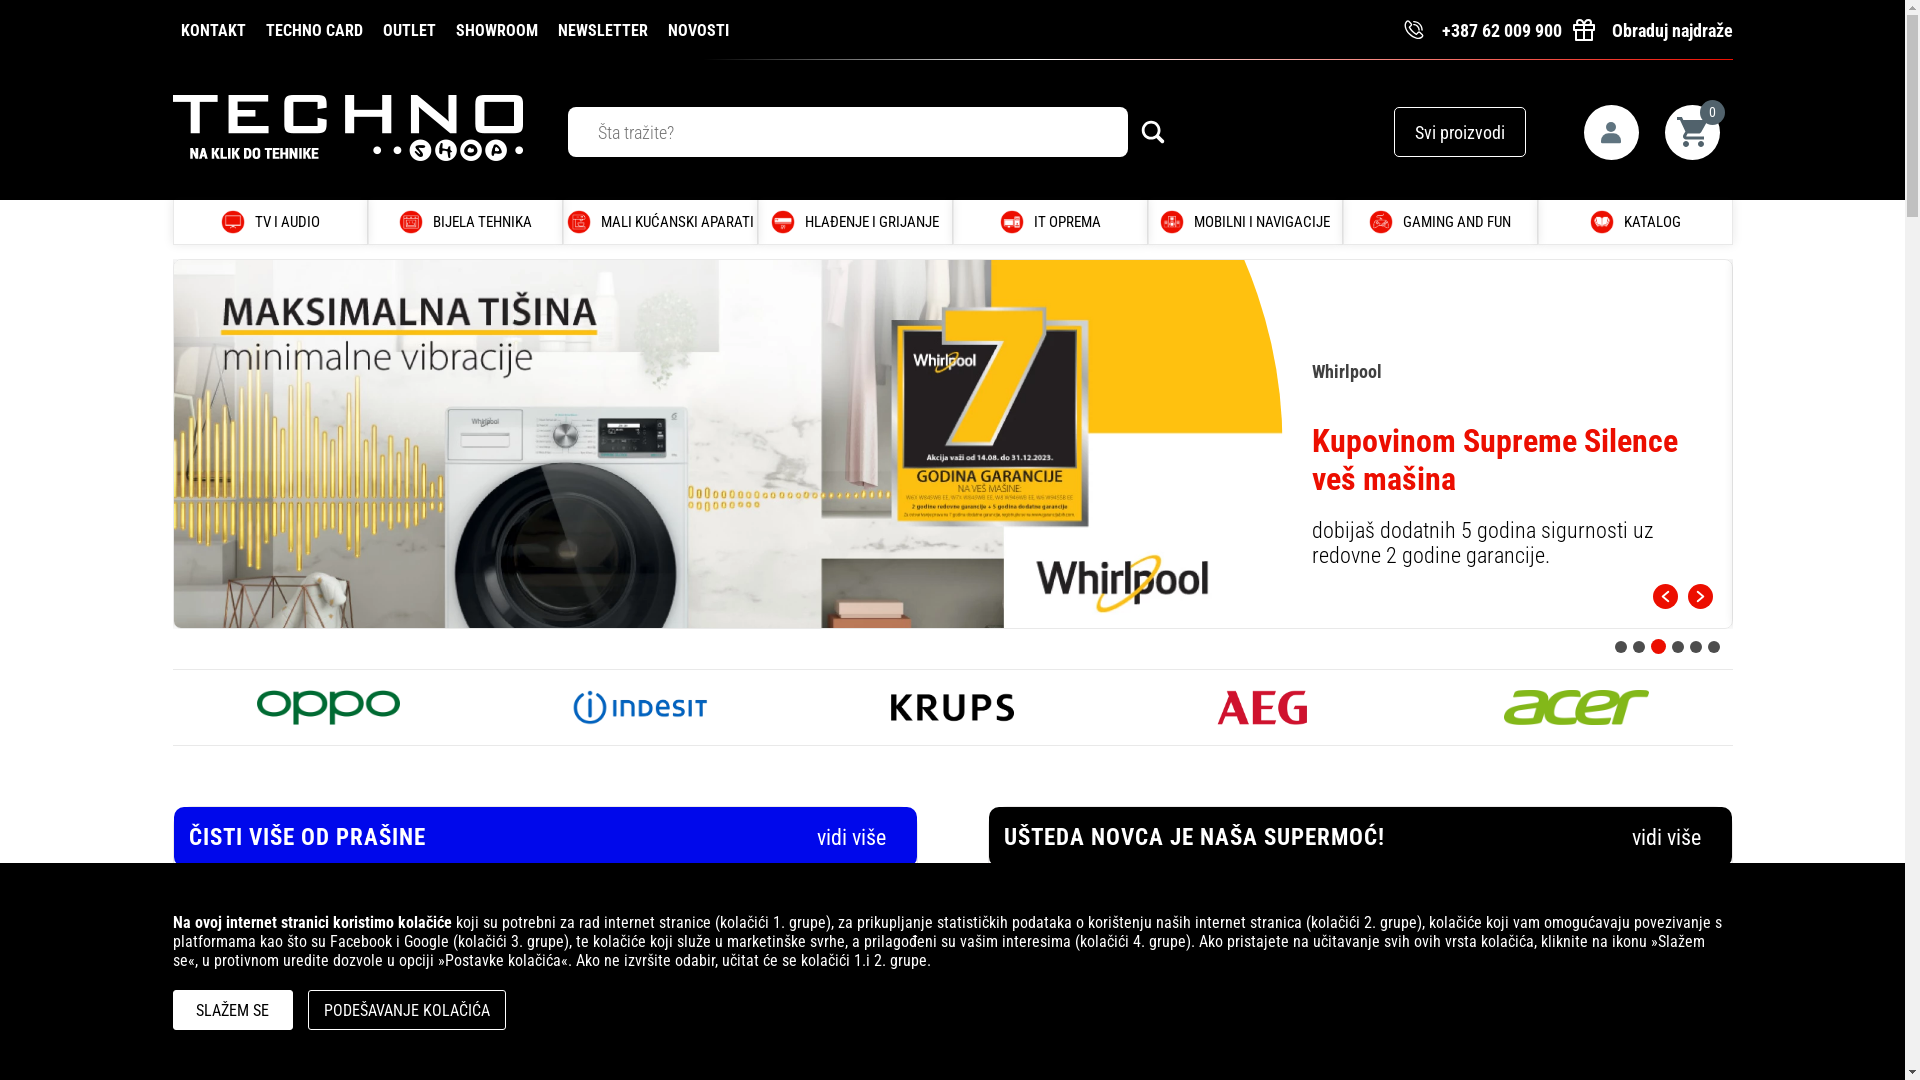 The image size is (1920, 1080). I want to click on '+387 62 009 900', so click(1400, 30).